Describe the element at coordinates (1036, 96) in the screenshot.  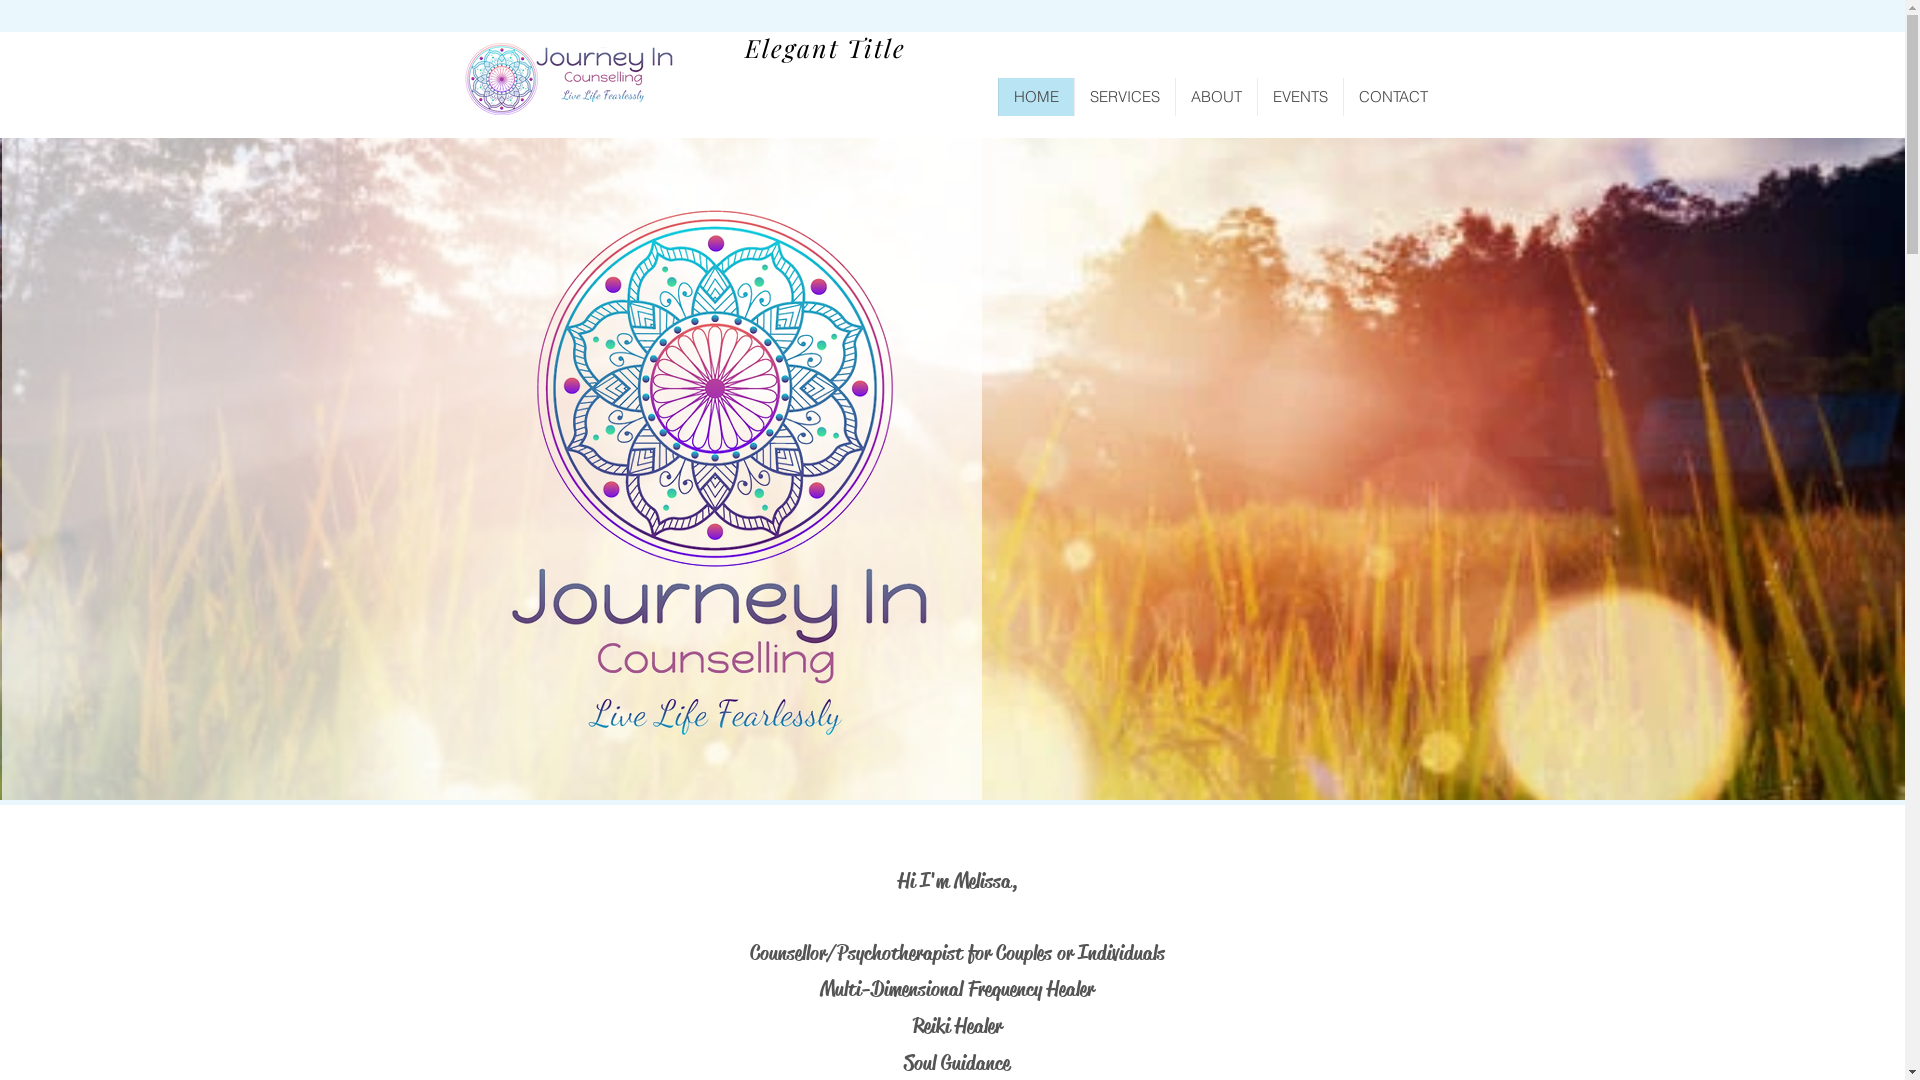
I see `'HOME'` at that location.